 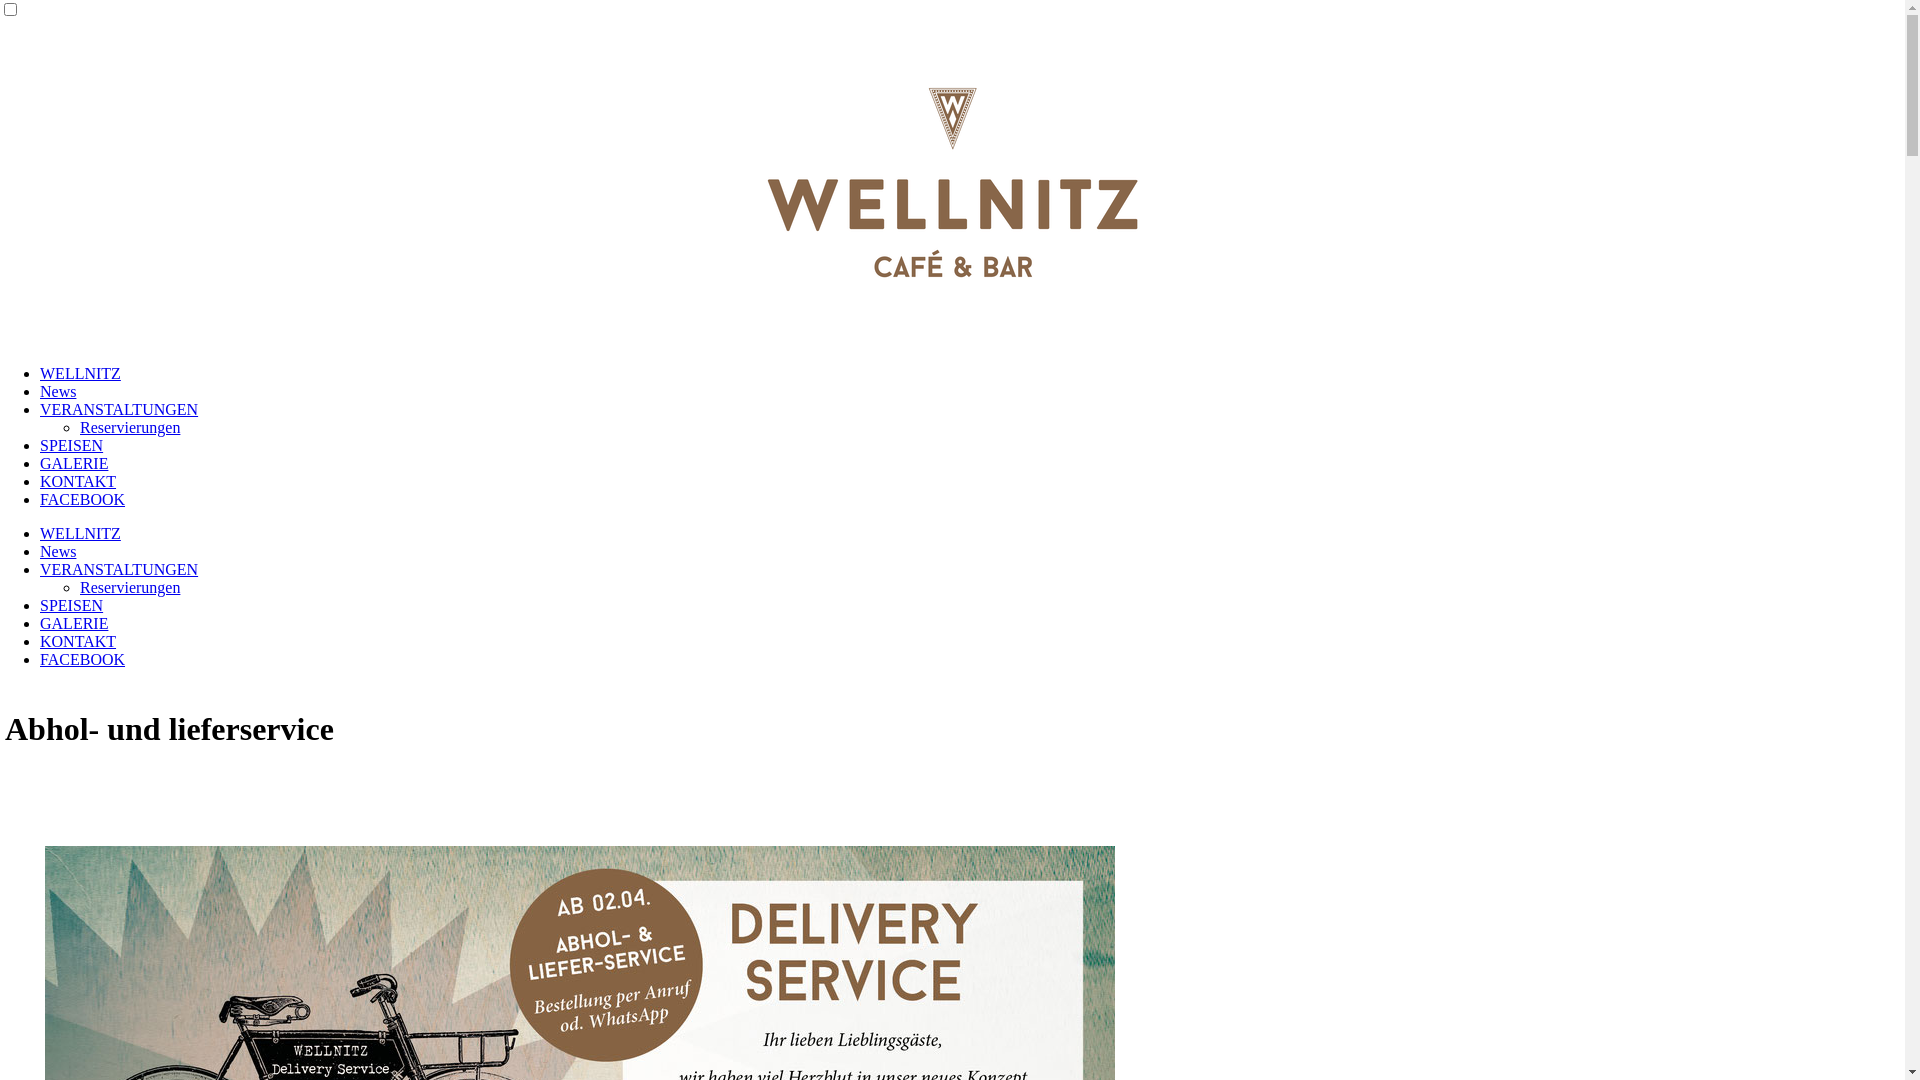 I want to click on 'KONTAKT', so click(x=77, y=641).